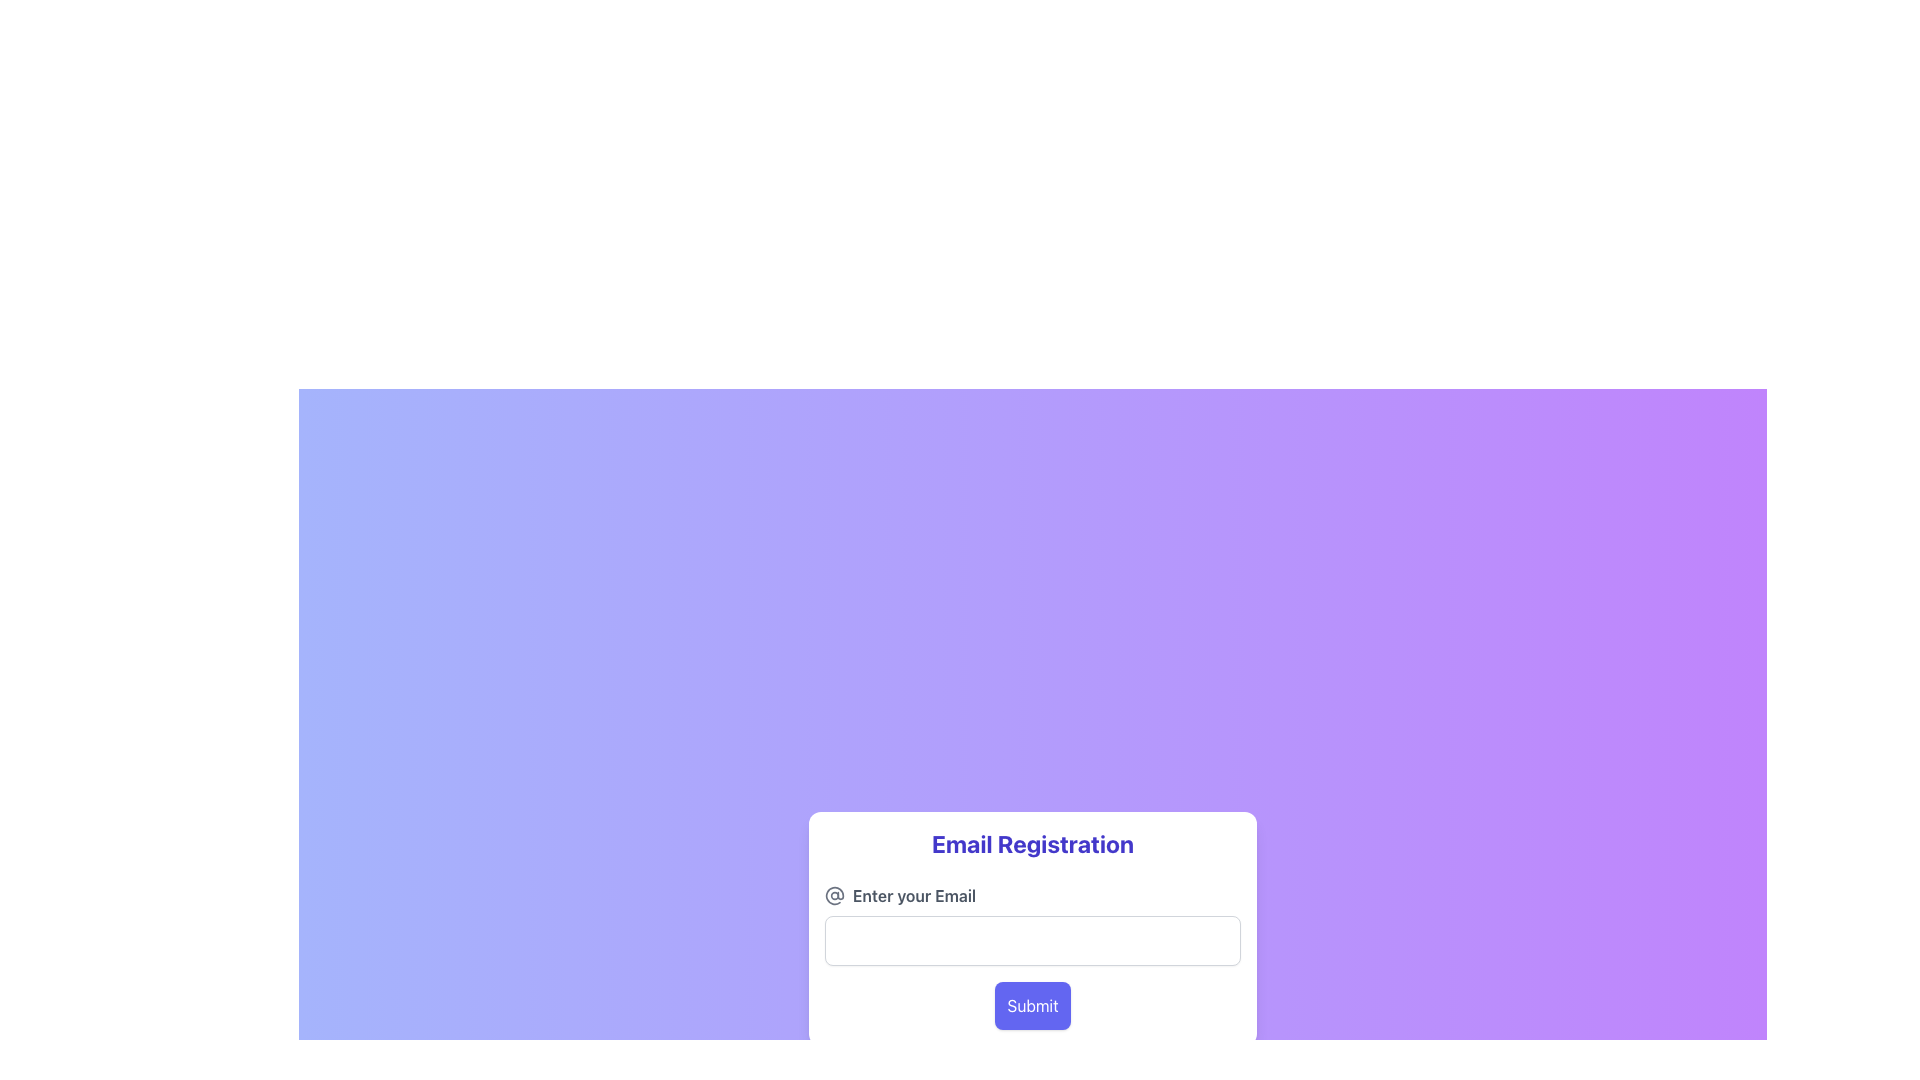  Describe the element at coordinates (835, 894) in the screenshot. I see `the email input icon located to the left of the 'Enter your Email' text, which serves as a symbolic cue for the label` at that location.